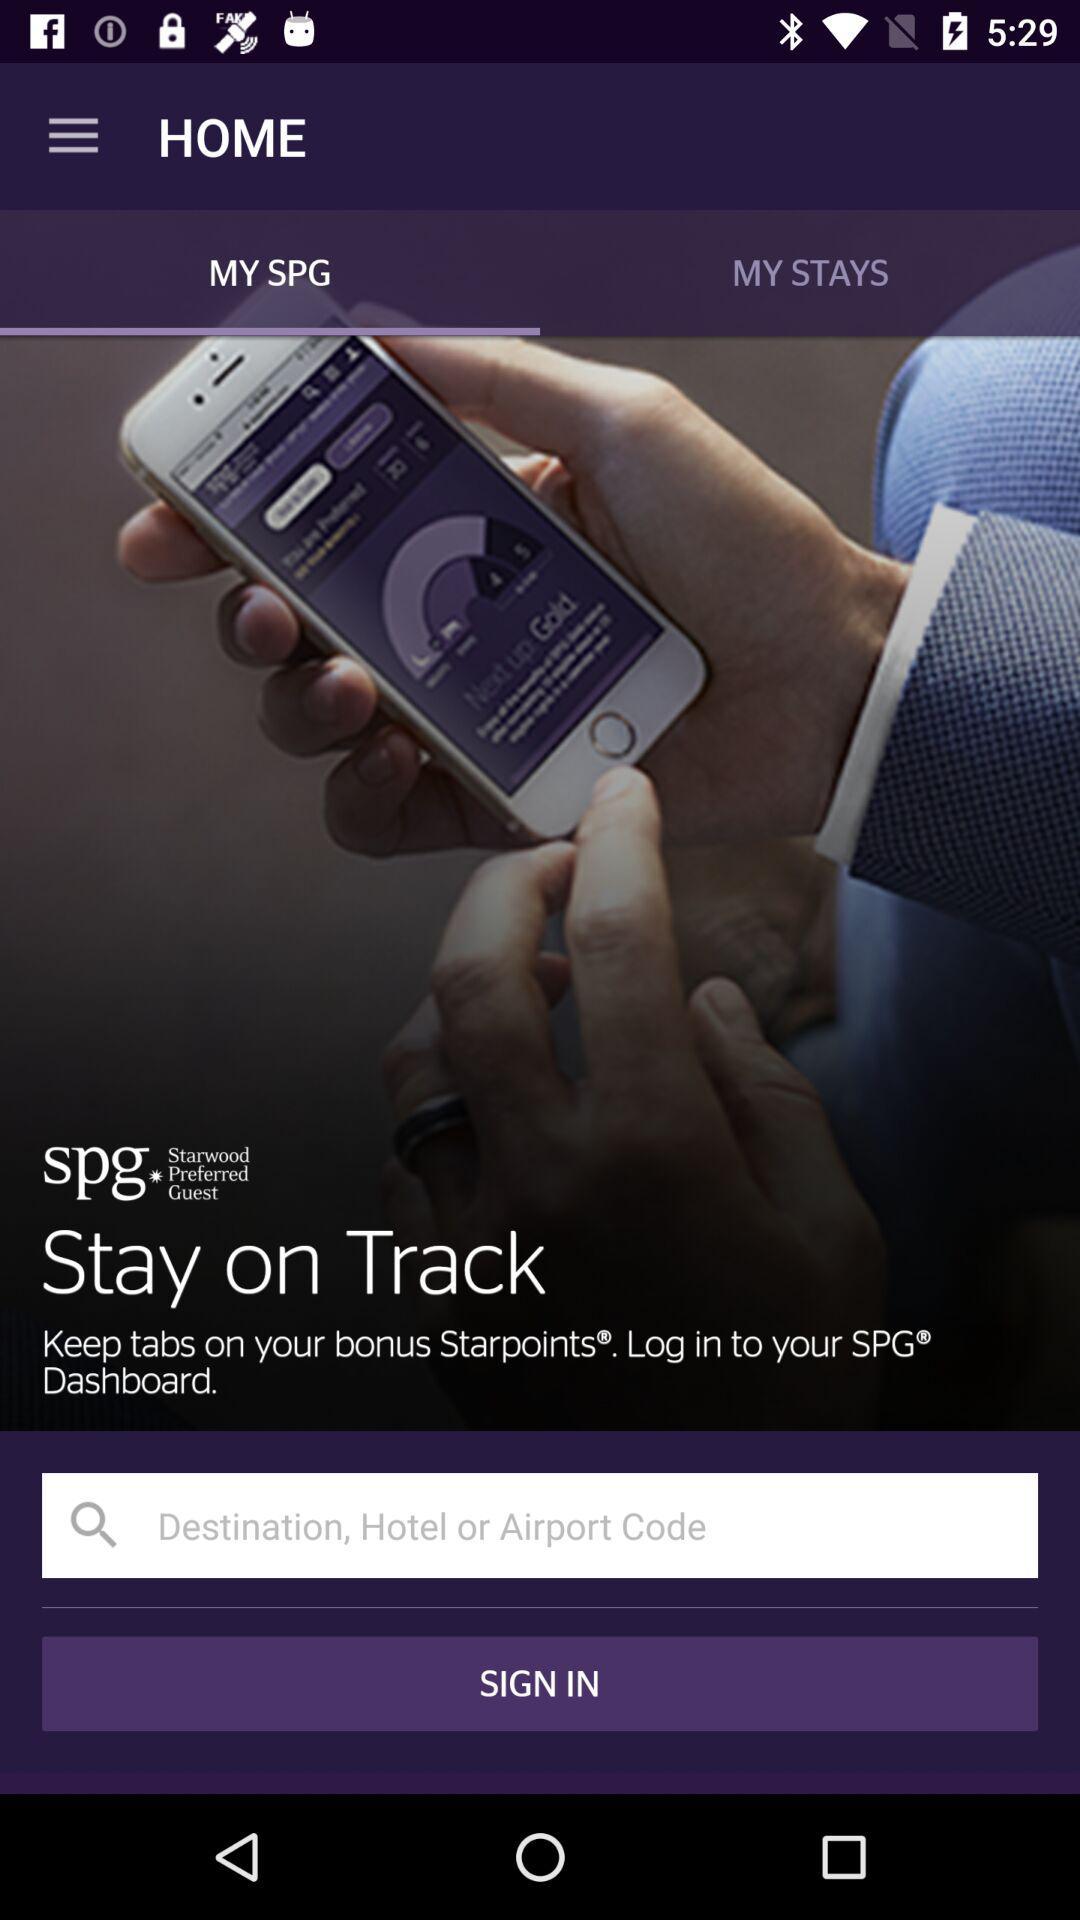  I want to click on the app to the left of the home icon, so click(72, 135).